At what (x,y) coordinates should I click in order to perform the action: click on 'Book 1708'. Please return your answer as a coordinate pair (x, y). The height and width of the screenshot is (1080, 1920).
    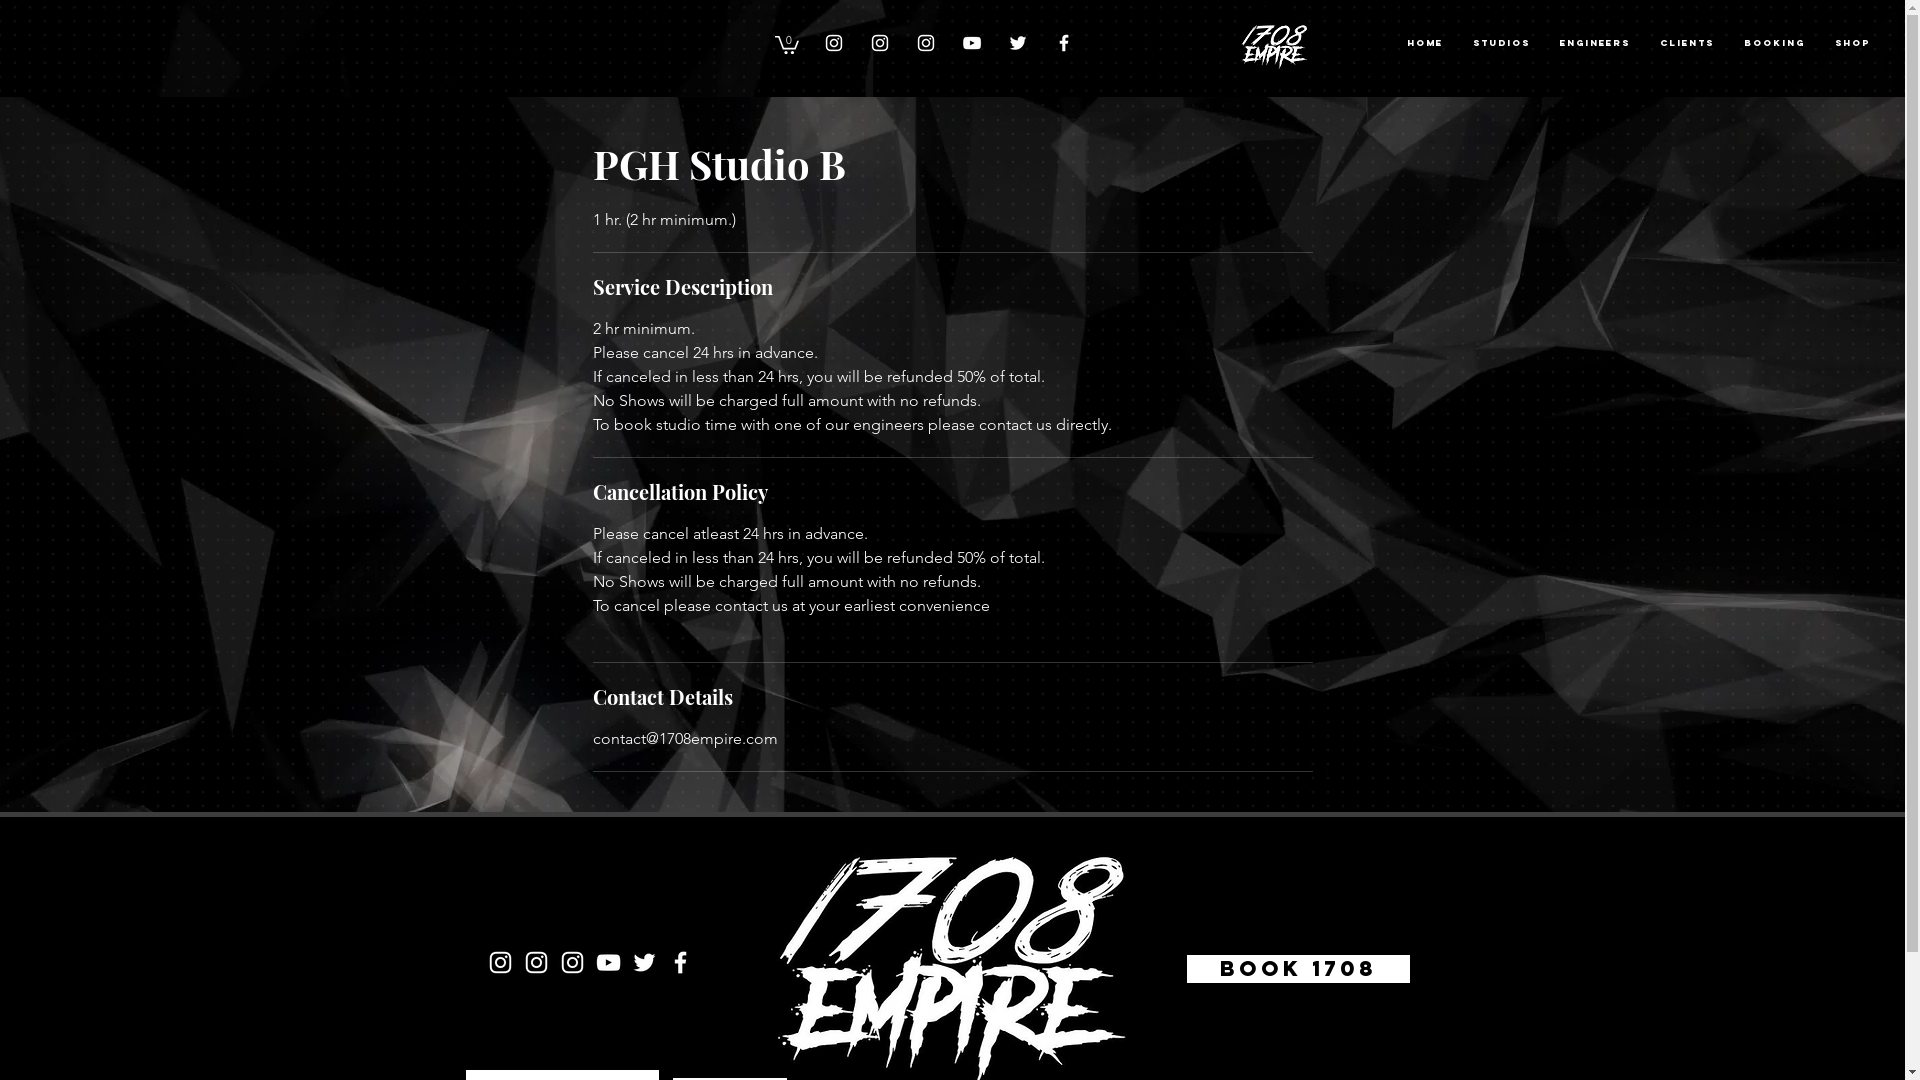
    Looking at the image, I should click on (1180, 967).